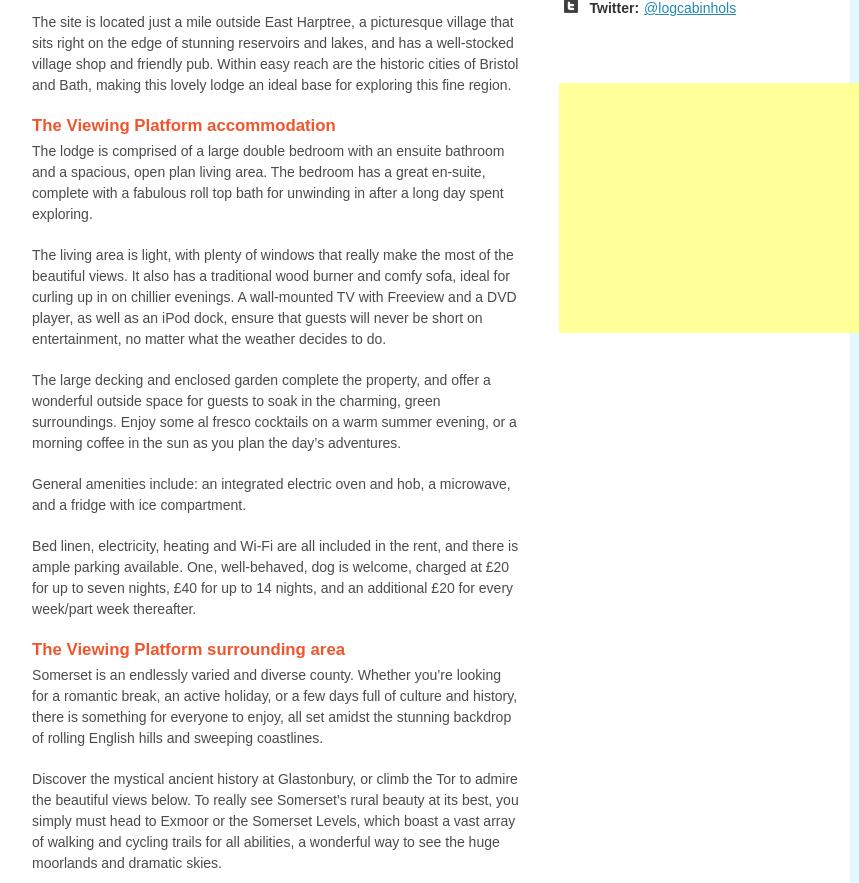  I want to click on 'General amenities include: an integrated electric oven and hob, a microwave, and a fridge with ice compartment.', so click(32, 494).